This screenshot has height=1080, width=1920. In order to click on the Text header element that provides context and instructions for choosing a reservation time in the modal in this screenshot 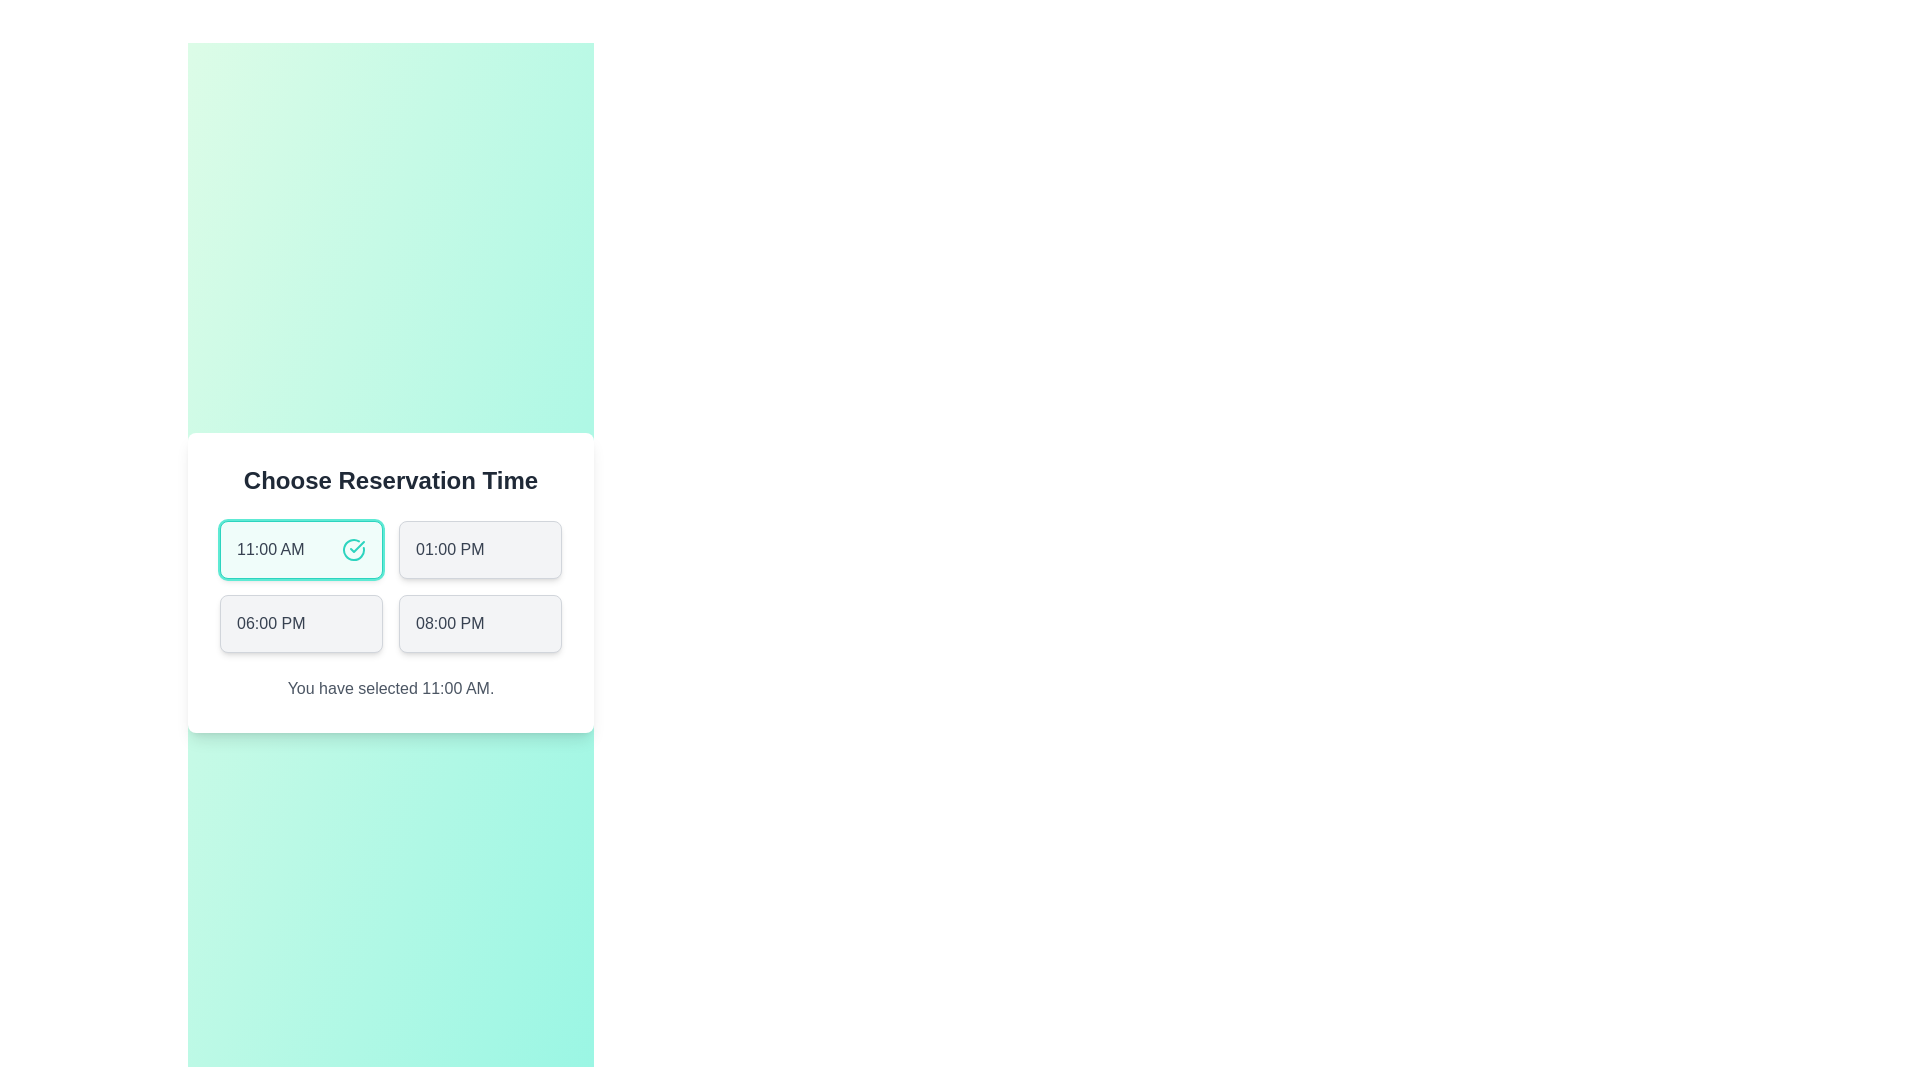, I will do `click(390, 481)`.